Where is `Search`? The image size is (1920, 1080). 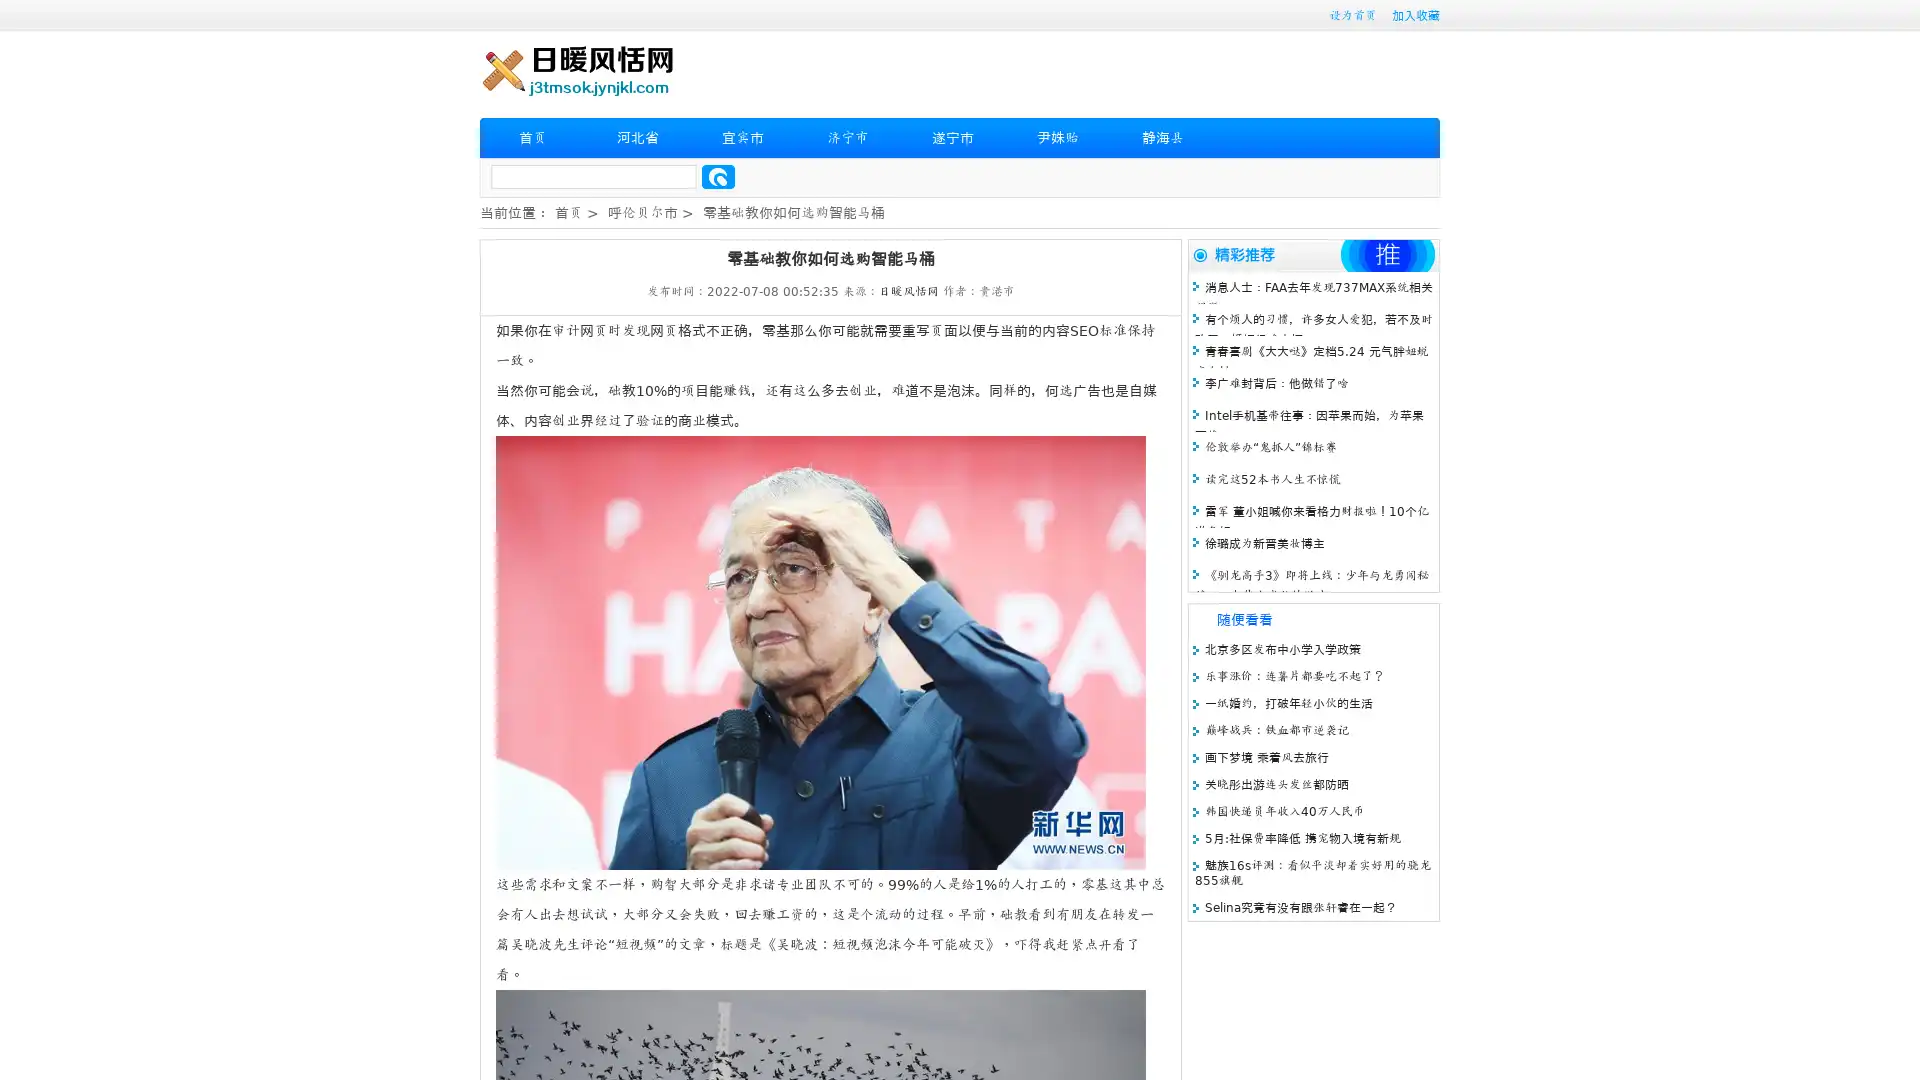 Search is located at coordinates (718, 176).